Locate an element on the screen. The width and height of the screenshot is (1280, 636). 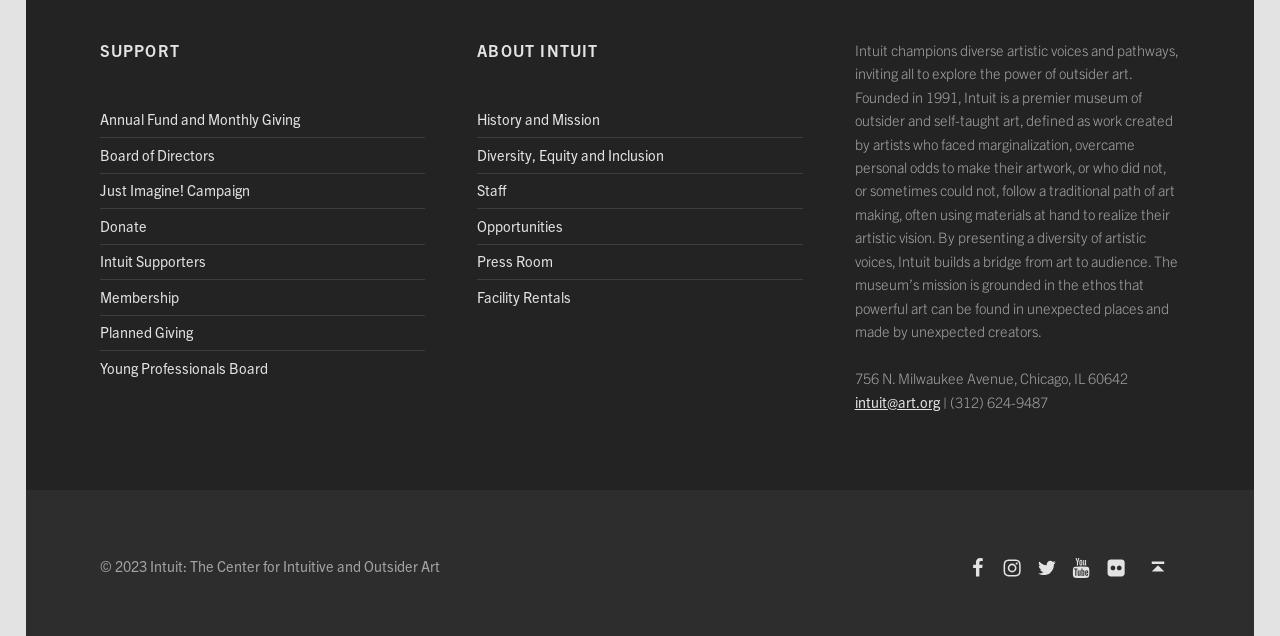
'Annual Fund and Monthly Giving' is located at coordinates (199, 118).